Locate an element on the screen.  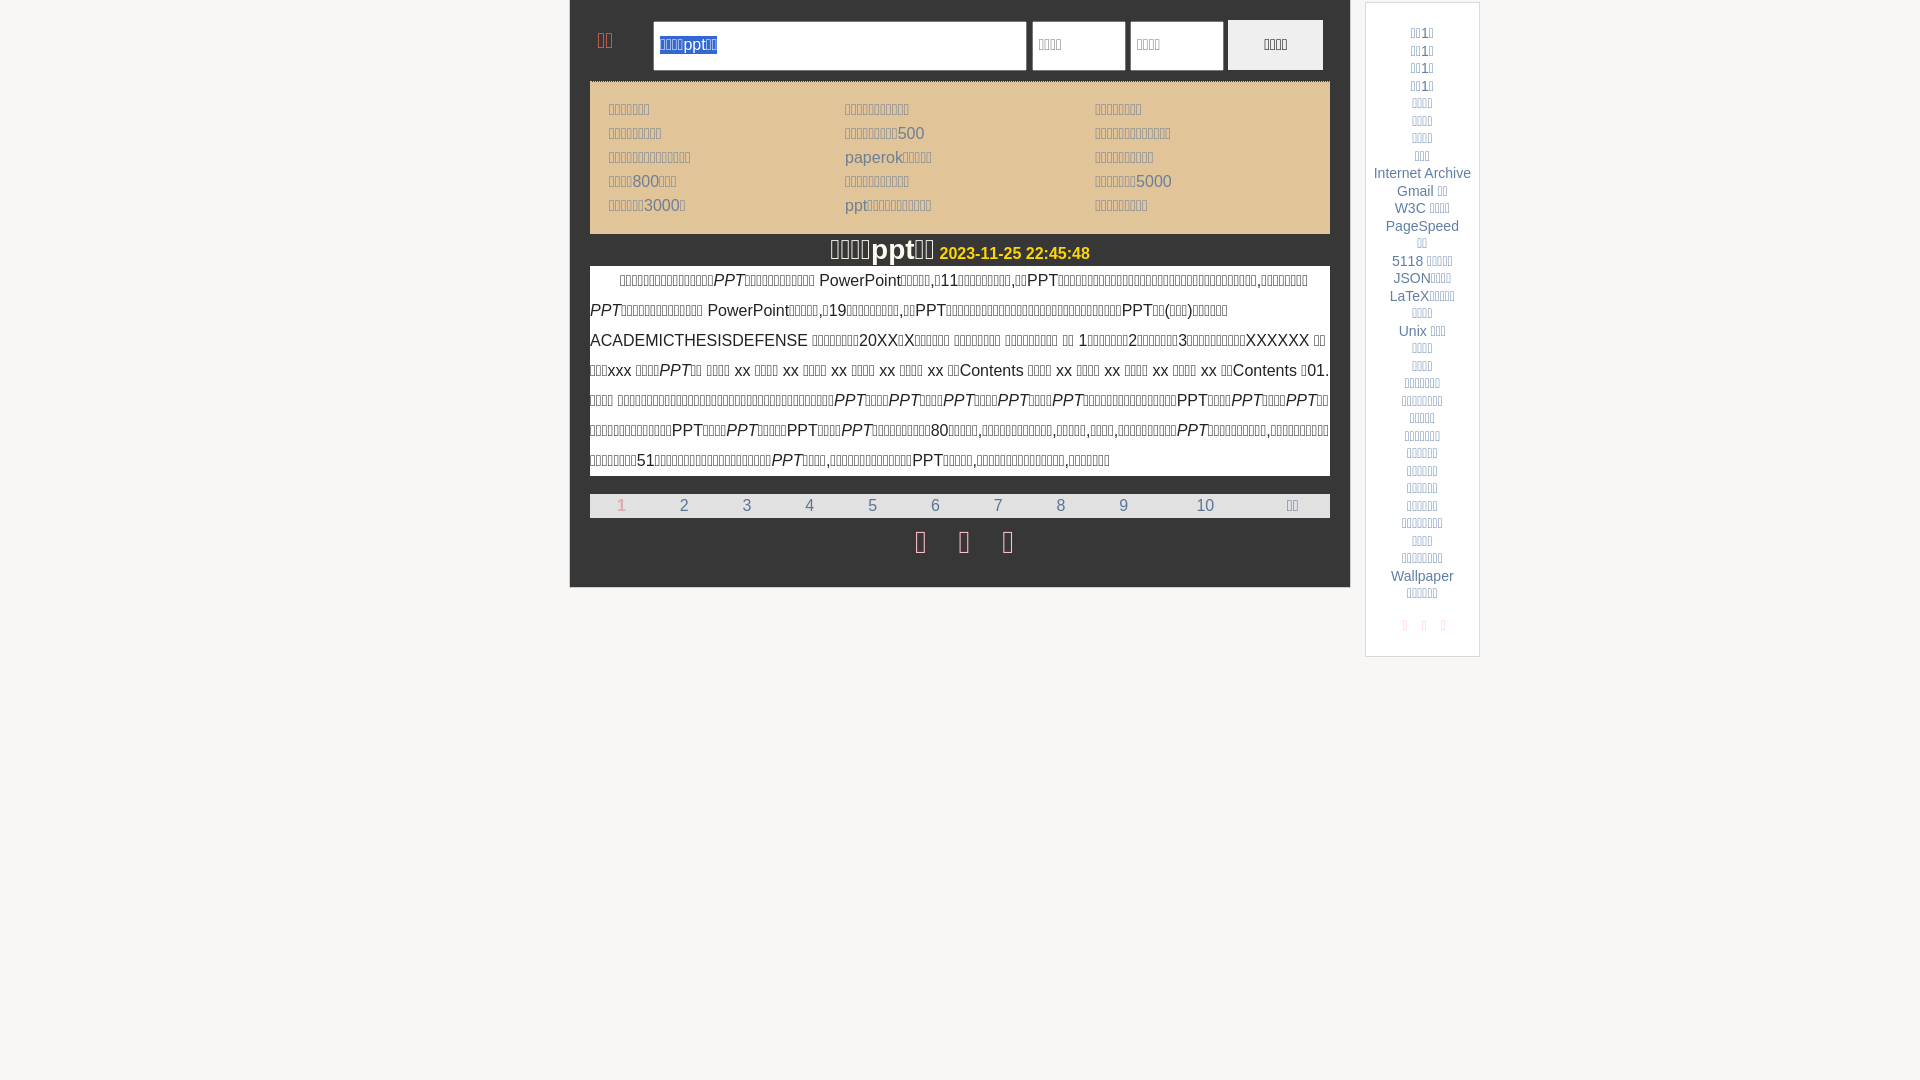
'2' is located at coordinates (684, 504).